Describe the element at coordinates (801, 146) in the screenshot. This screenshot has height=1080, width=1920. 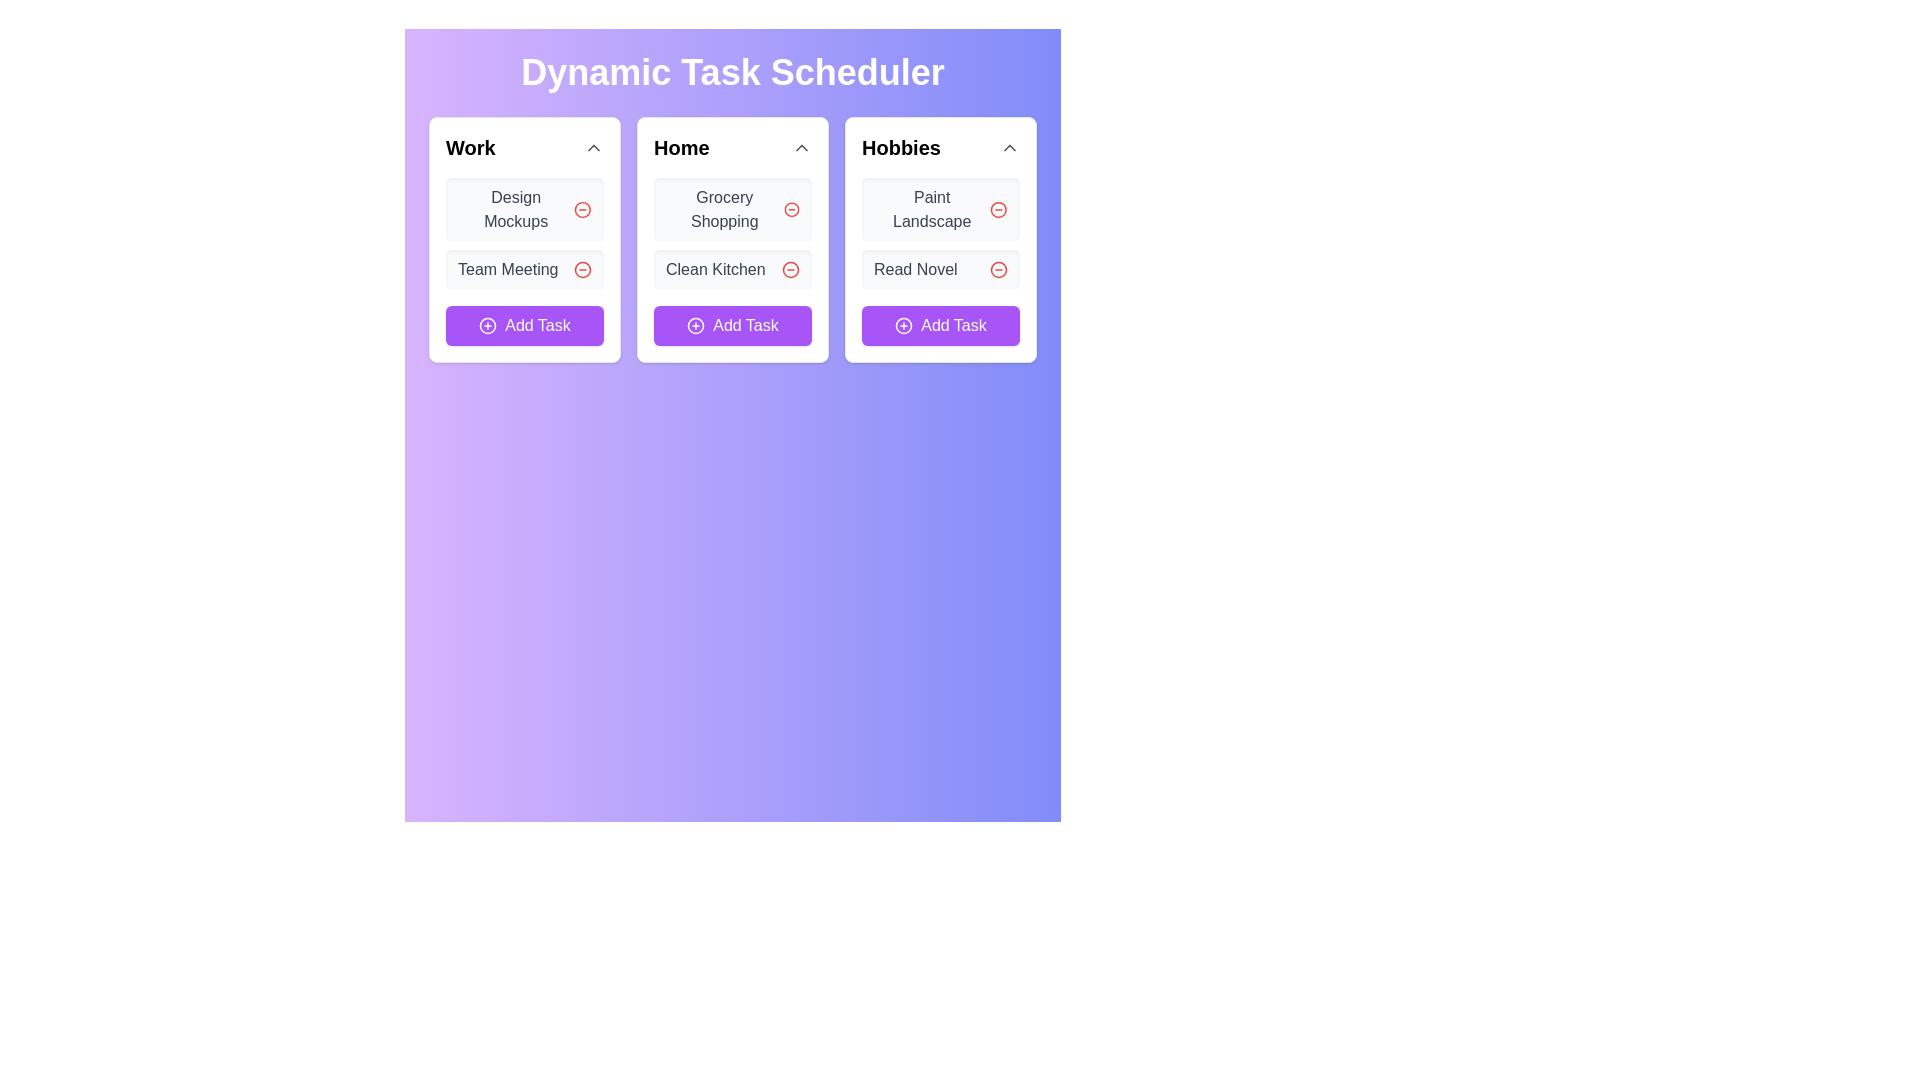
I see `the small, interactive chevron-up icon in the top-right corner of the 'Home' card header` at that location.